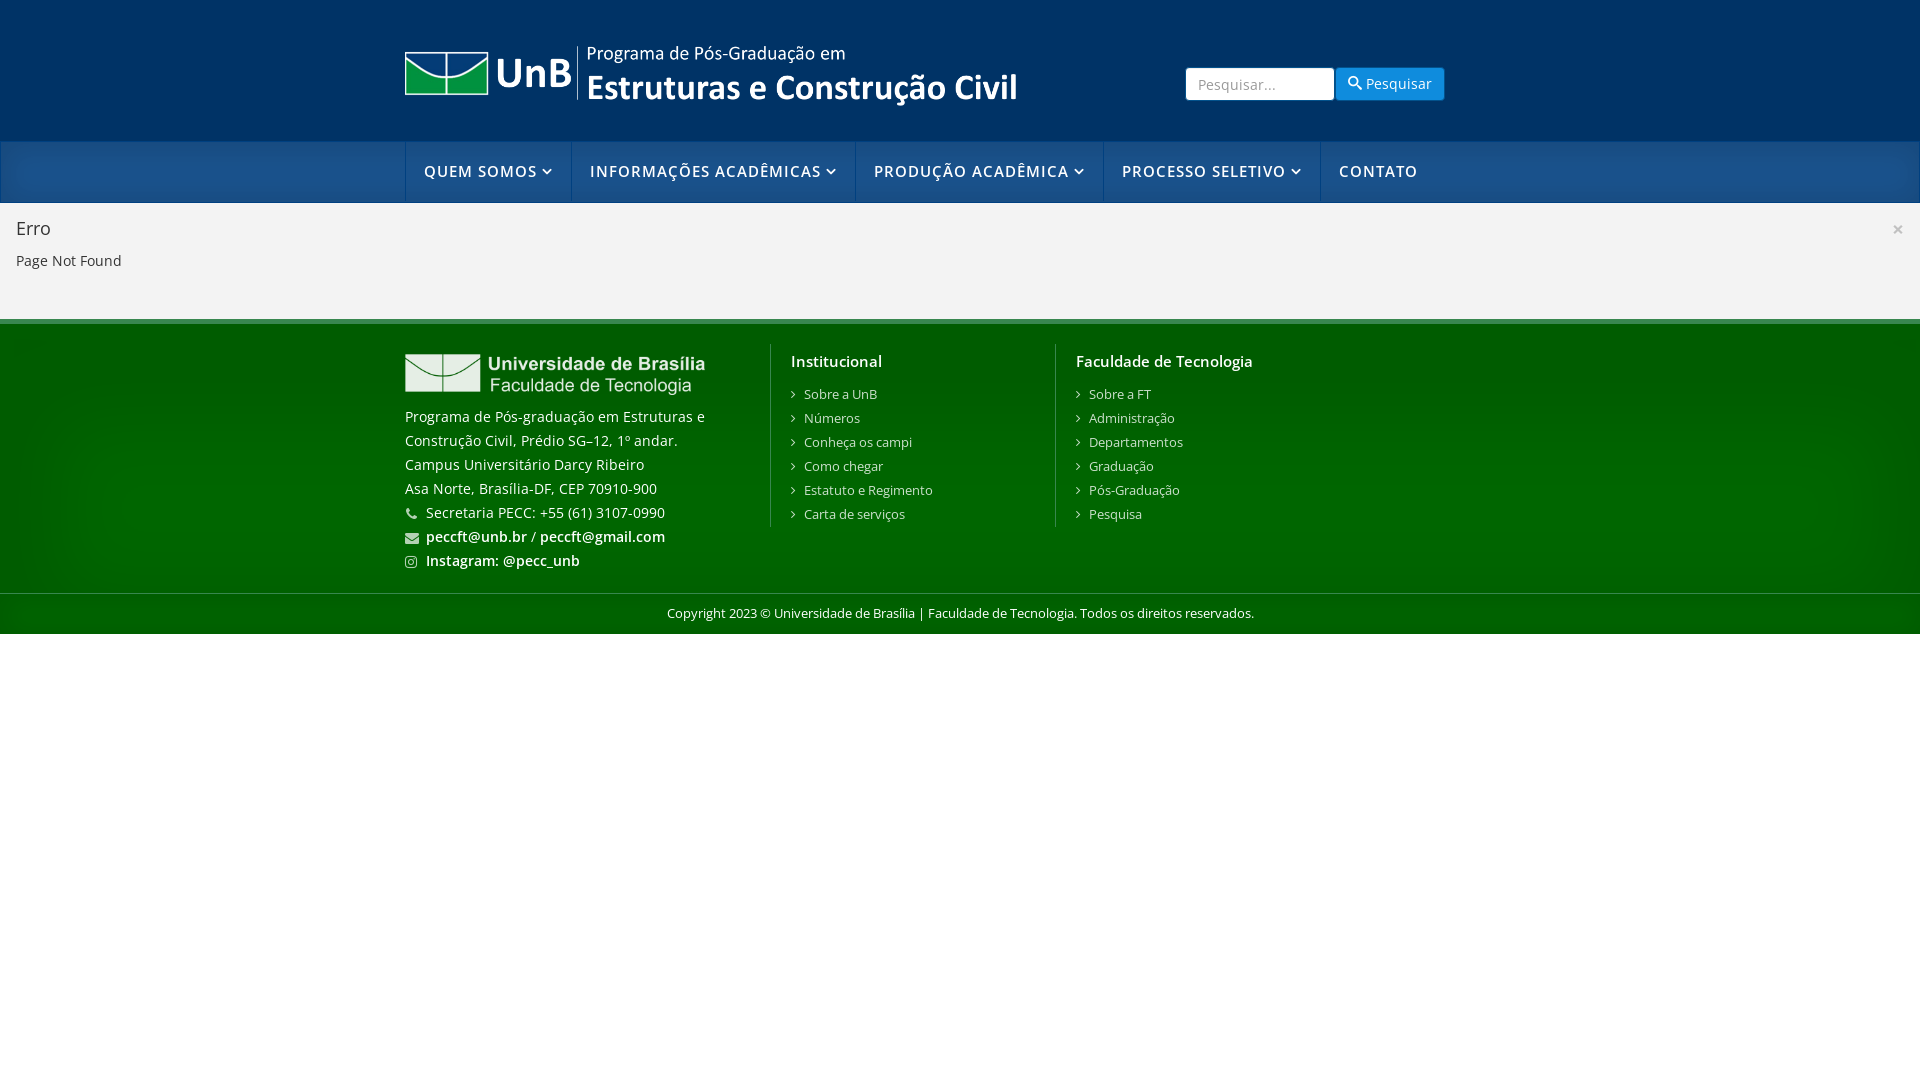  What do you see at coordinates (601, 535) in the screenshot?
I see `'peccft@gmail.com'` at bounding box center [601, 535].